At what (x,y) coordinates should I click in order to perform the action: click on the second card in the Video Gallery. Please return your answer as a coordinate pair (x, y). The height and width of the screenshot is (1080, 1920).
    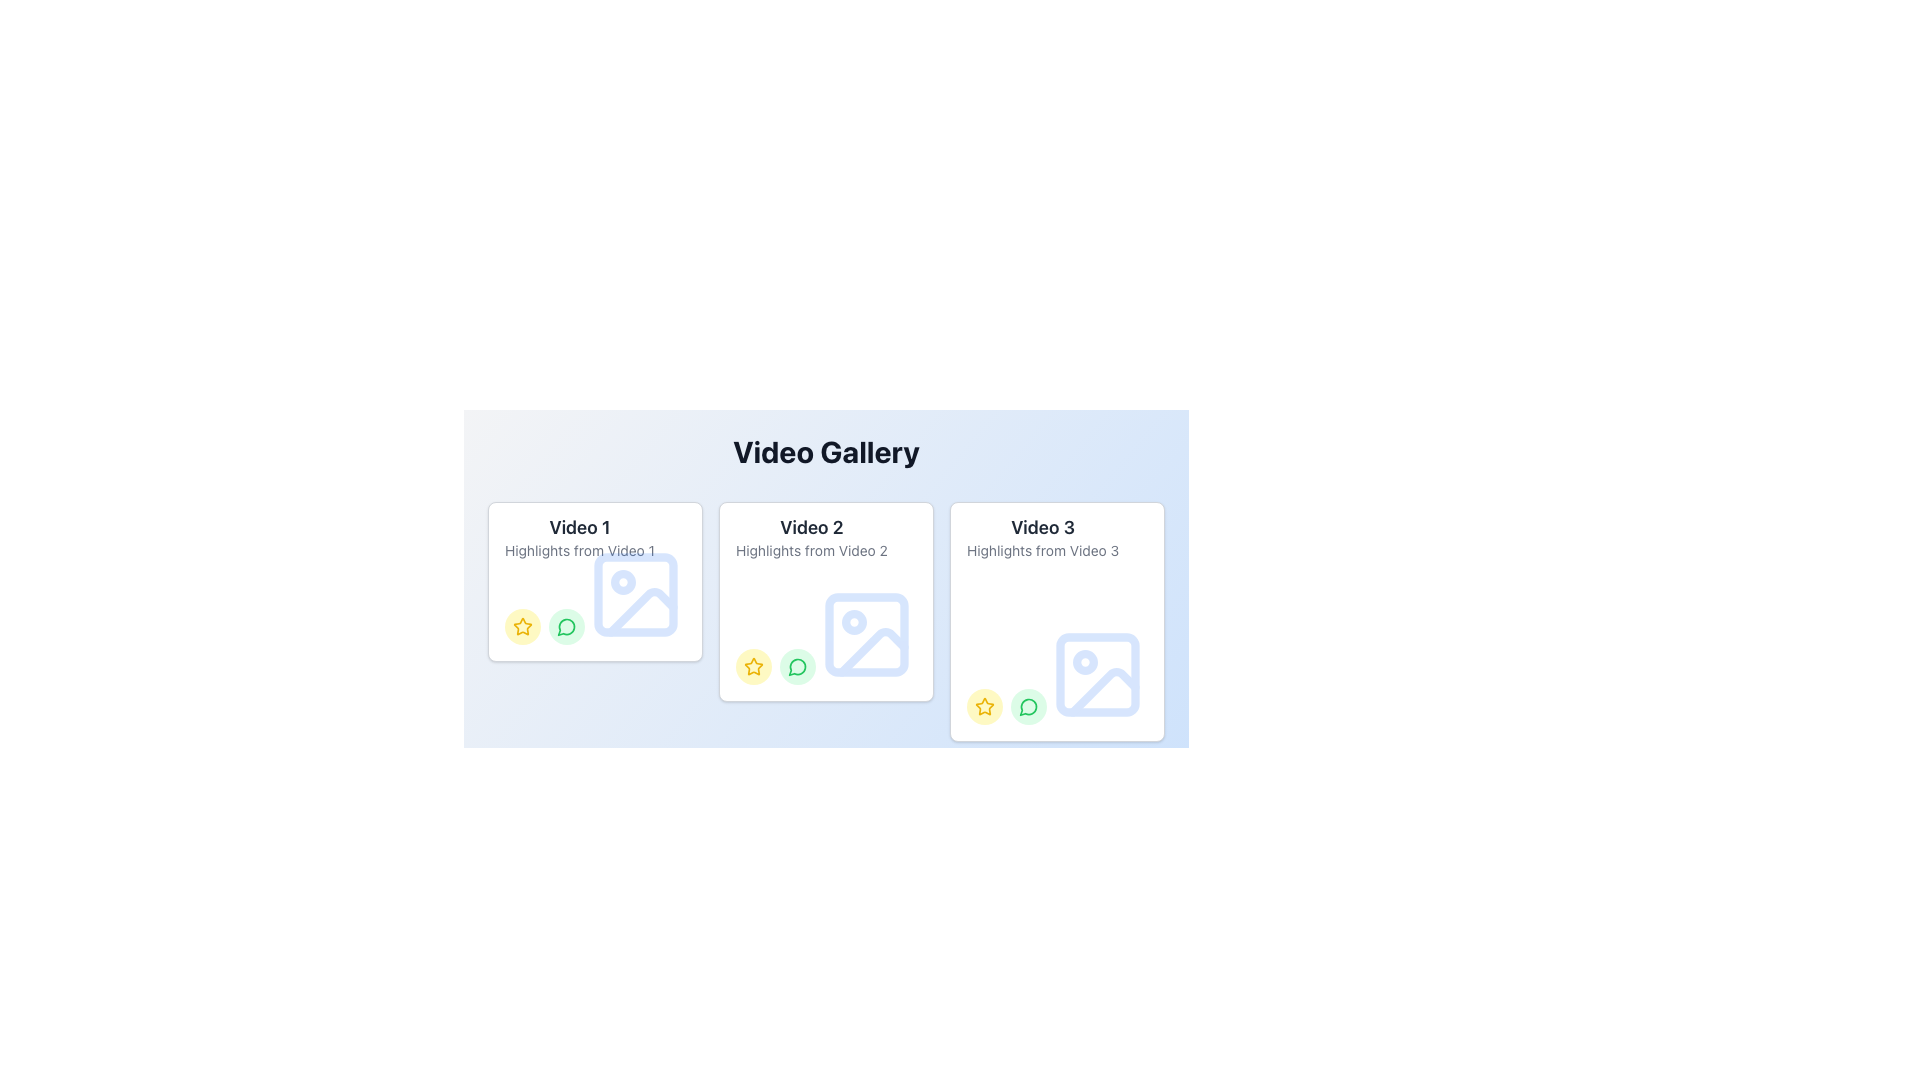
    Looking at the image, I should click on (826, 567).